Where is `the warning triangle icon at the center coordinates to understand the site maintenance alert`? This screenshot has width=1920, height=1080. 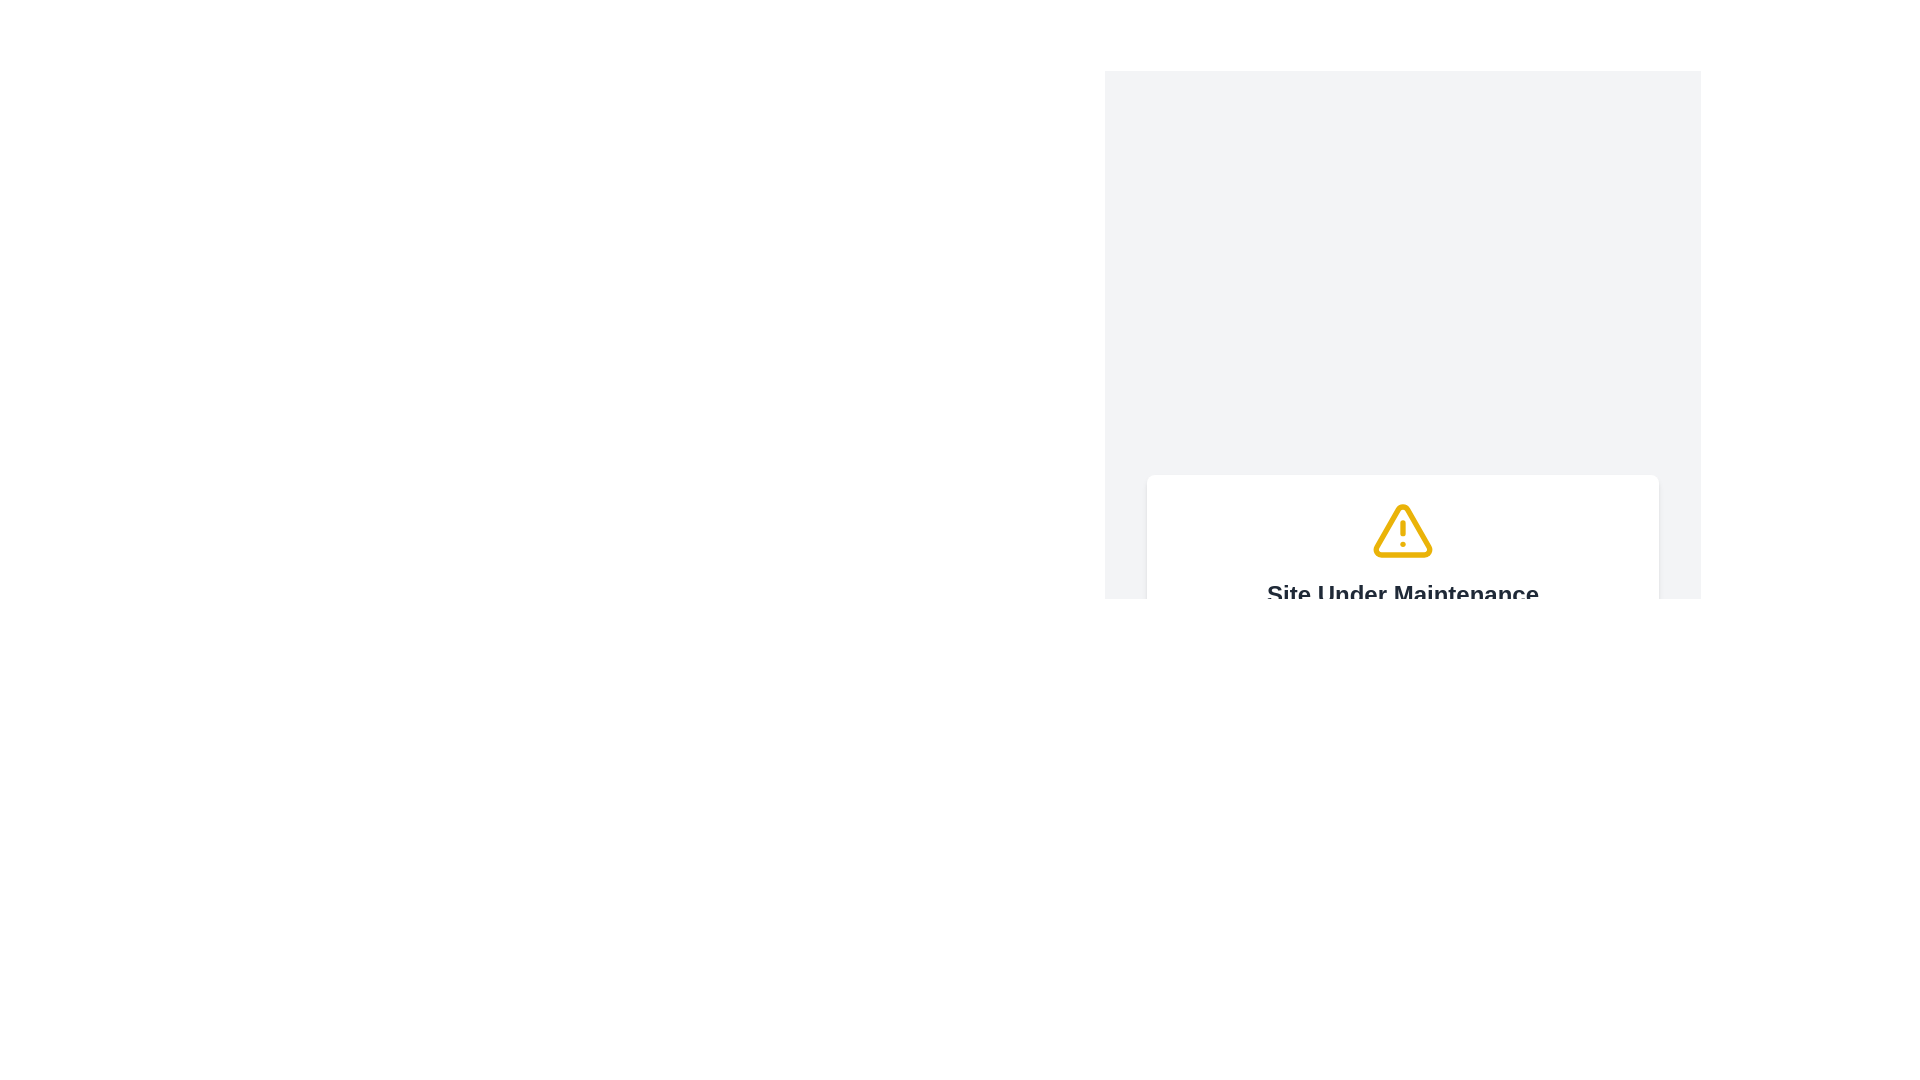 the warning triangle icon at the center coordinates to understand the site maintenance alert is located at coordinates (1401, 529).